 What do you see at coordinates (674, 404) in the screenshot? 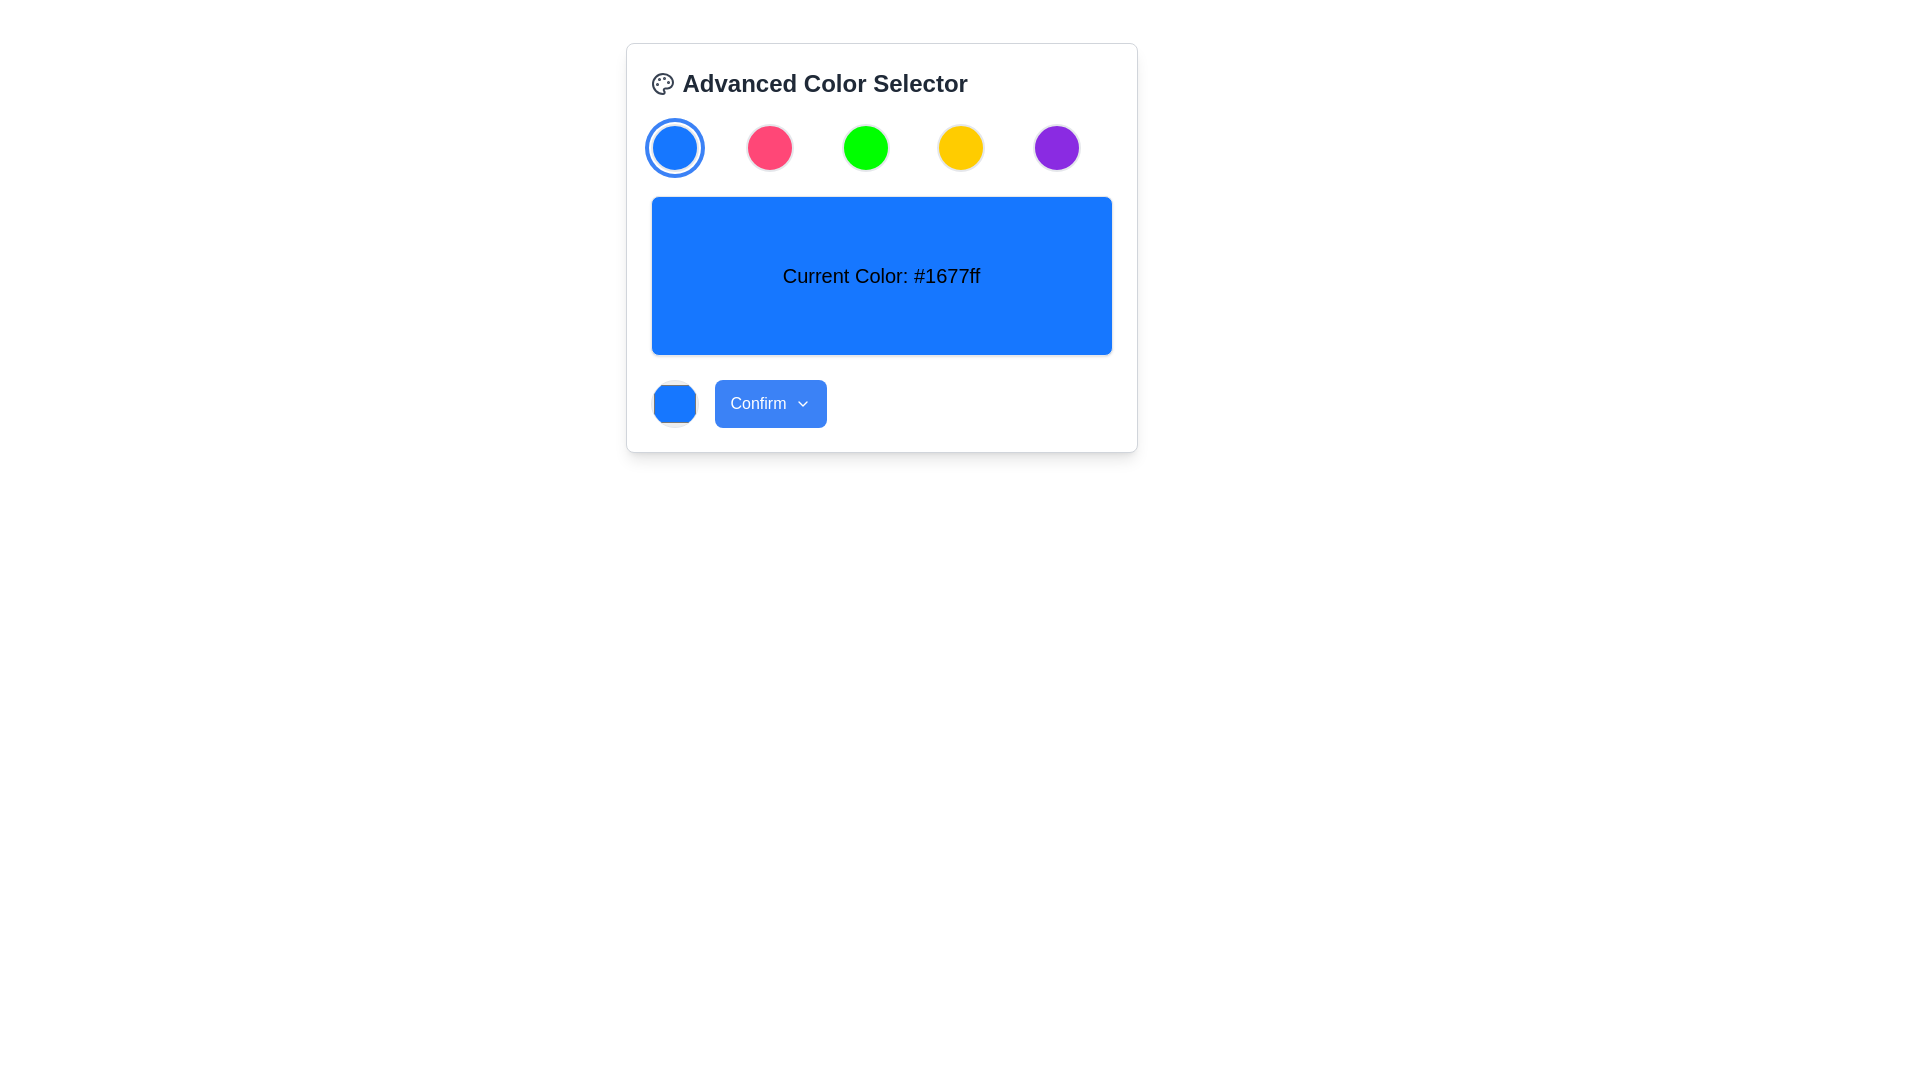
I see `the small, circular blue button located at the bottom left of its grouping` at bounding box center [674, 404].